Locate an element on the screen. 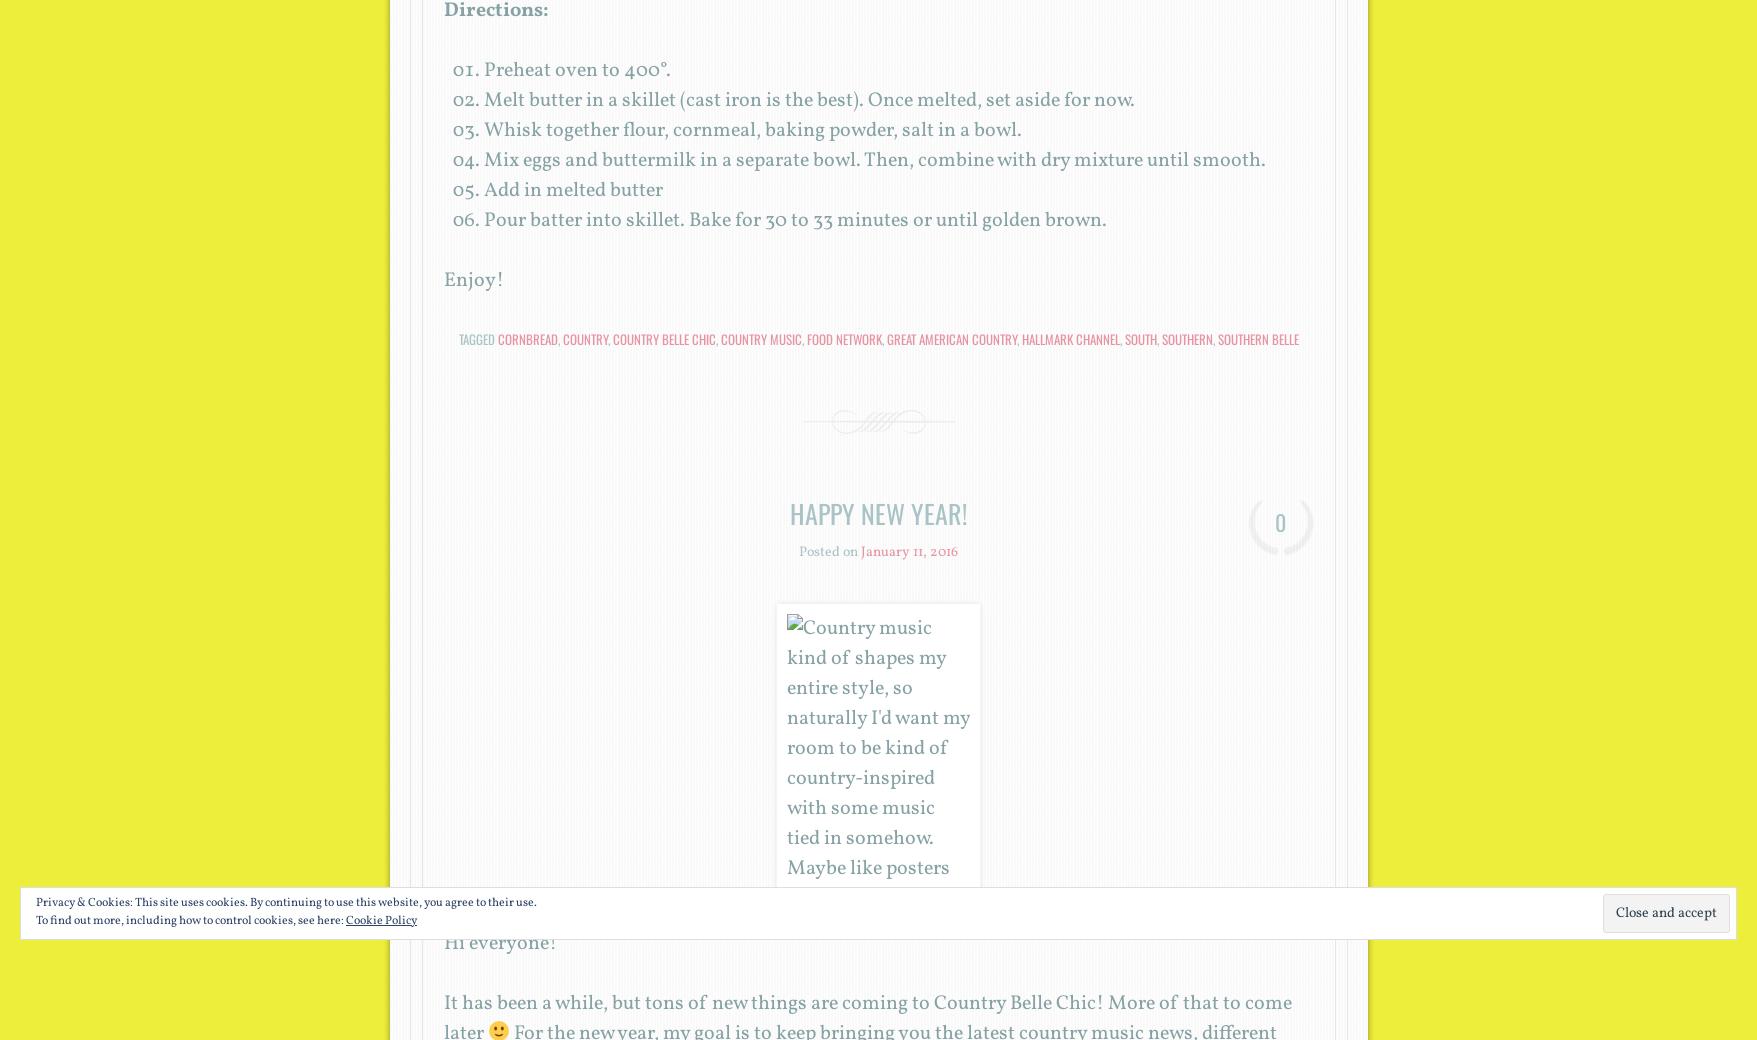 This screenshot has height=1040, width=1757. 'Pour batter into skillet. Bake for 30 to 33 minutes or until golden brown.' is located at coordinates (794, 221).